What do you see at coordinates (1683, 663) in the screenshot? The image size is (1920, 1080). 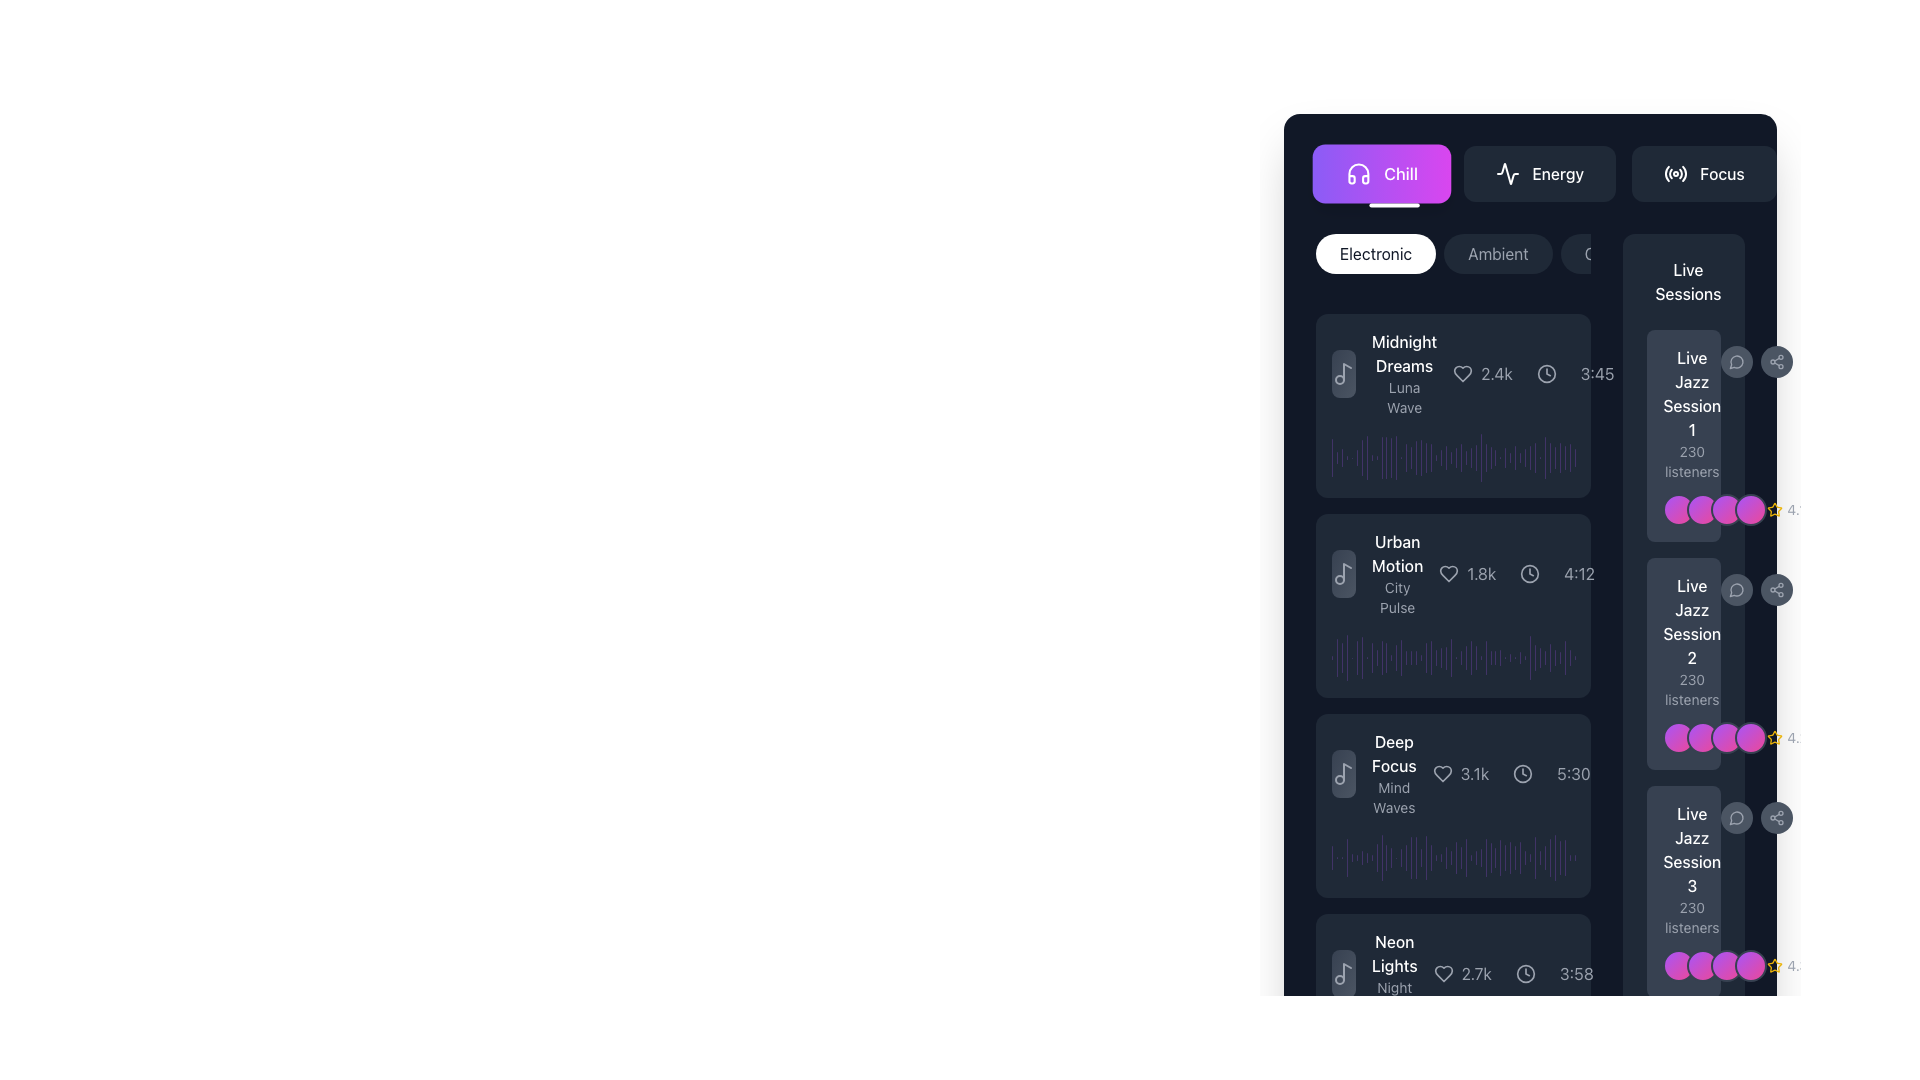 I see `the second live jazz session listing` at bounding box center [1683, 663].